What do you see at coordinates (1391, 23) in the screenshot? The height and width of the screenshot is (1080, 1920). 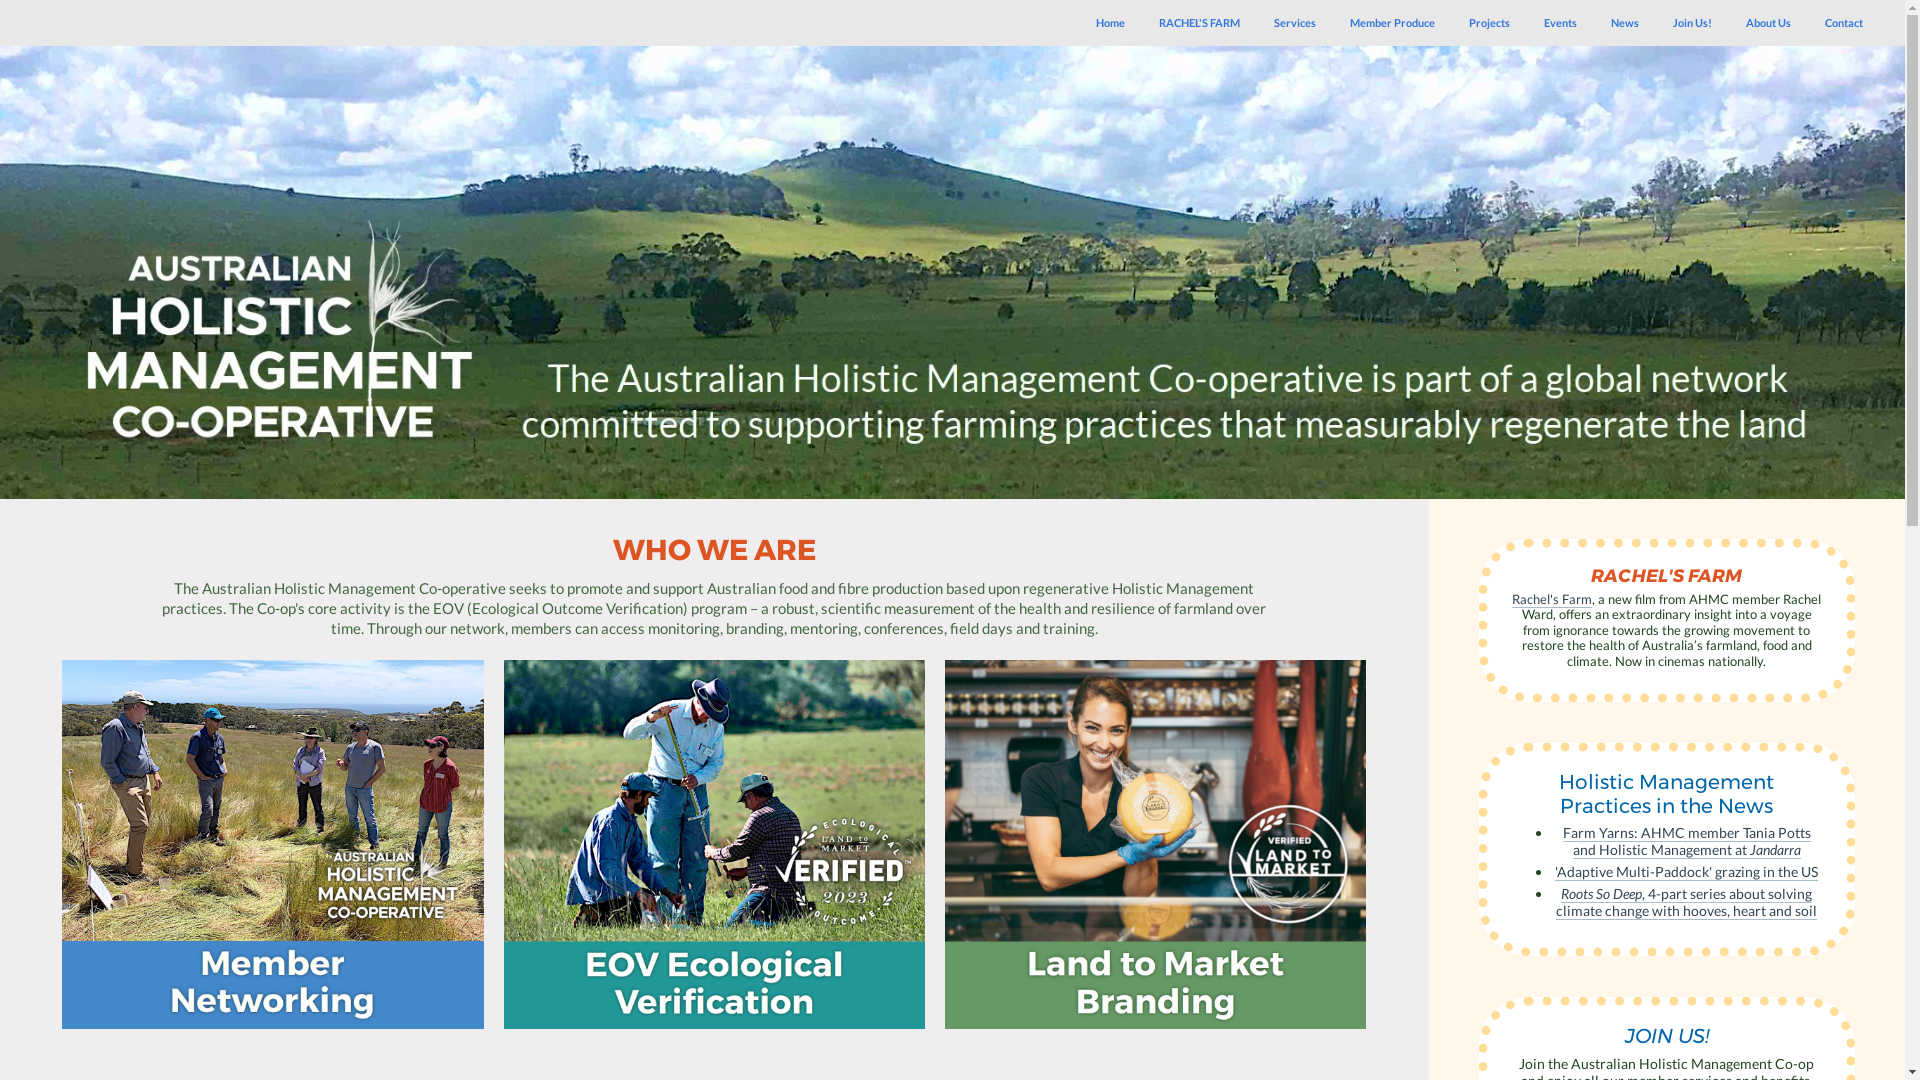 I see `'Member Produce'` at bounding box center [1391, 23].